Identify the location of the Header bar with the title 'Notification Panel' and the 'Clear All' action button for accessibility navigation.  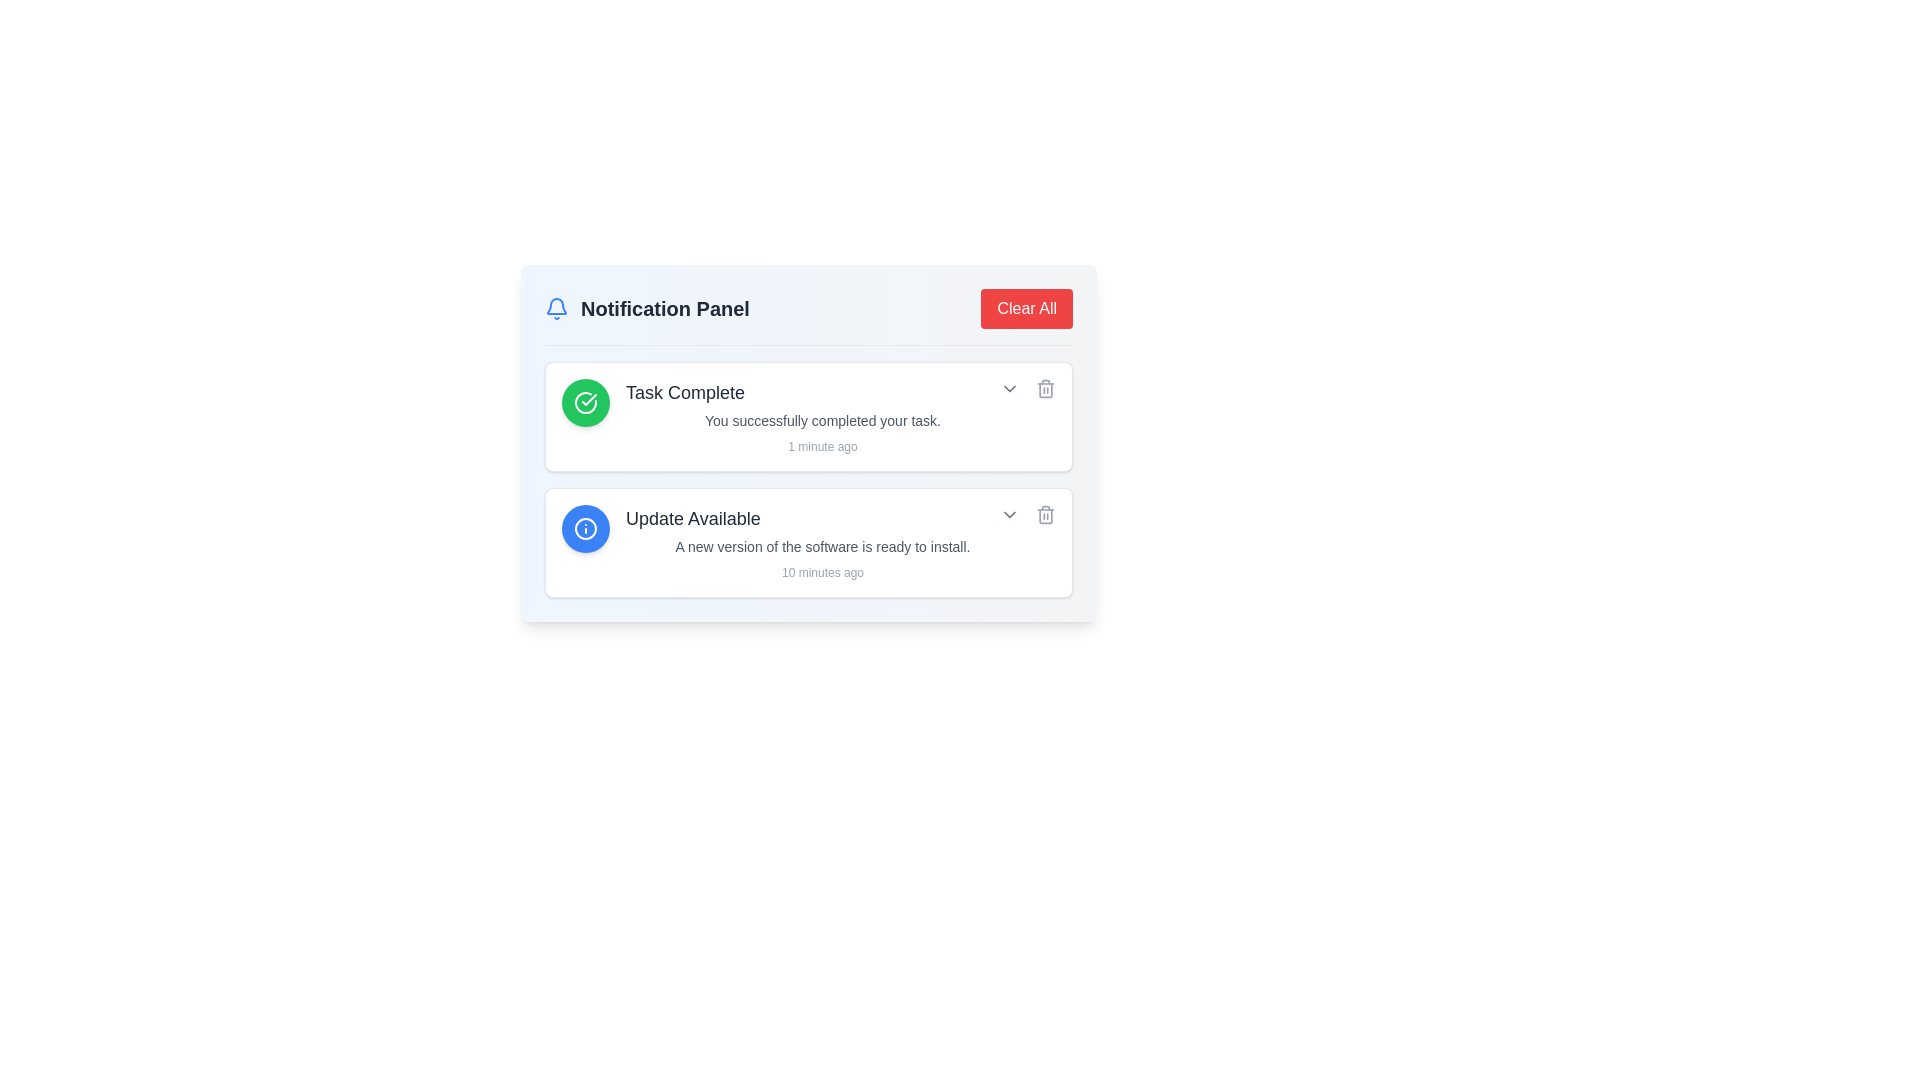
(809, 316).